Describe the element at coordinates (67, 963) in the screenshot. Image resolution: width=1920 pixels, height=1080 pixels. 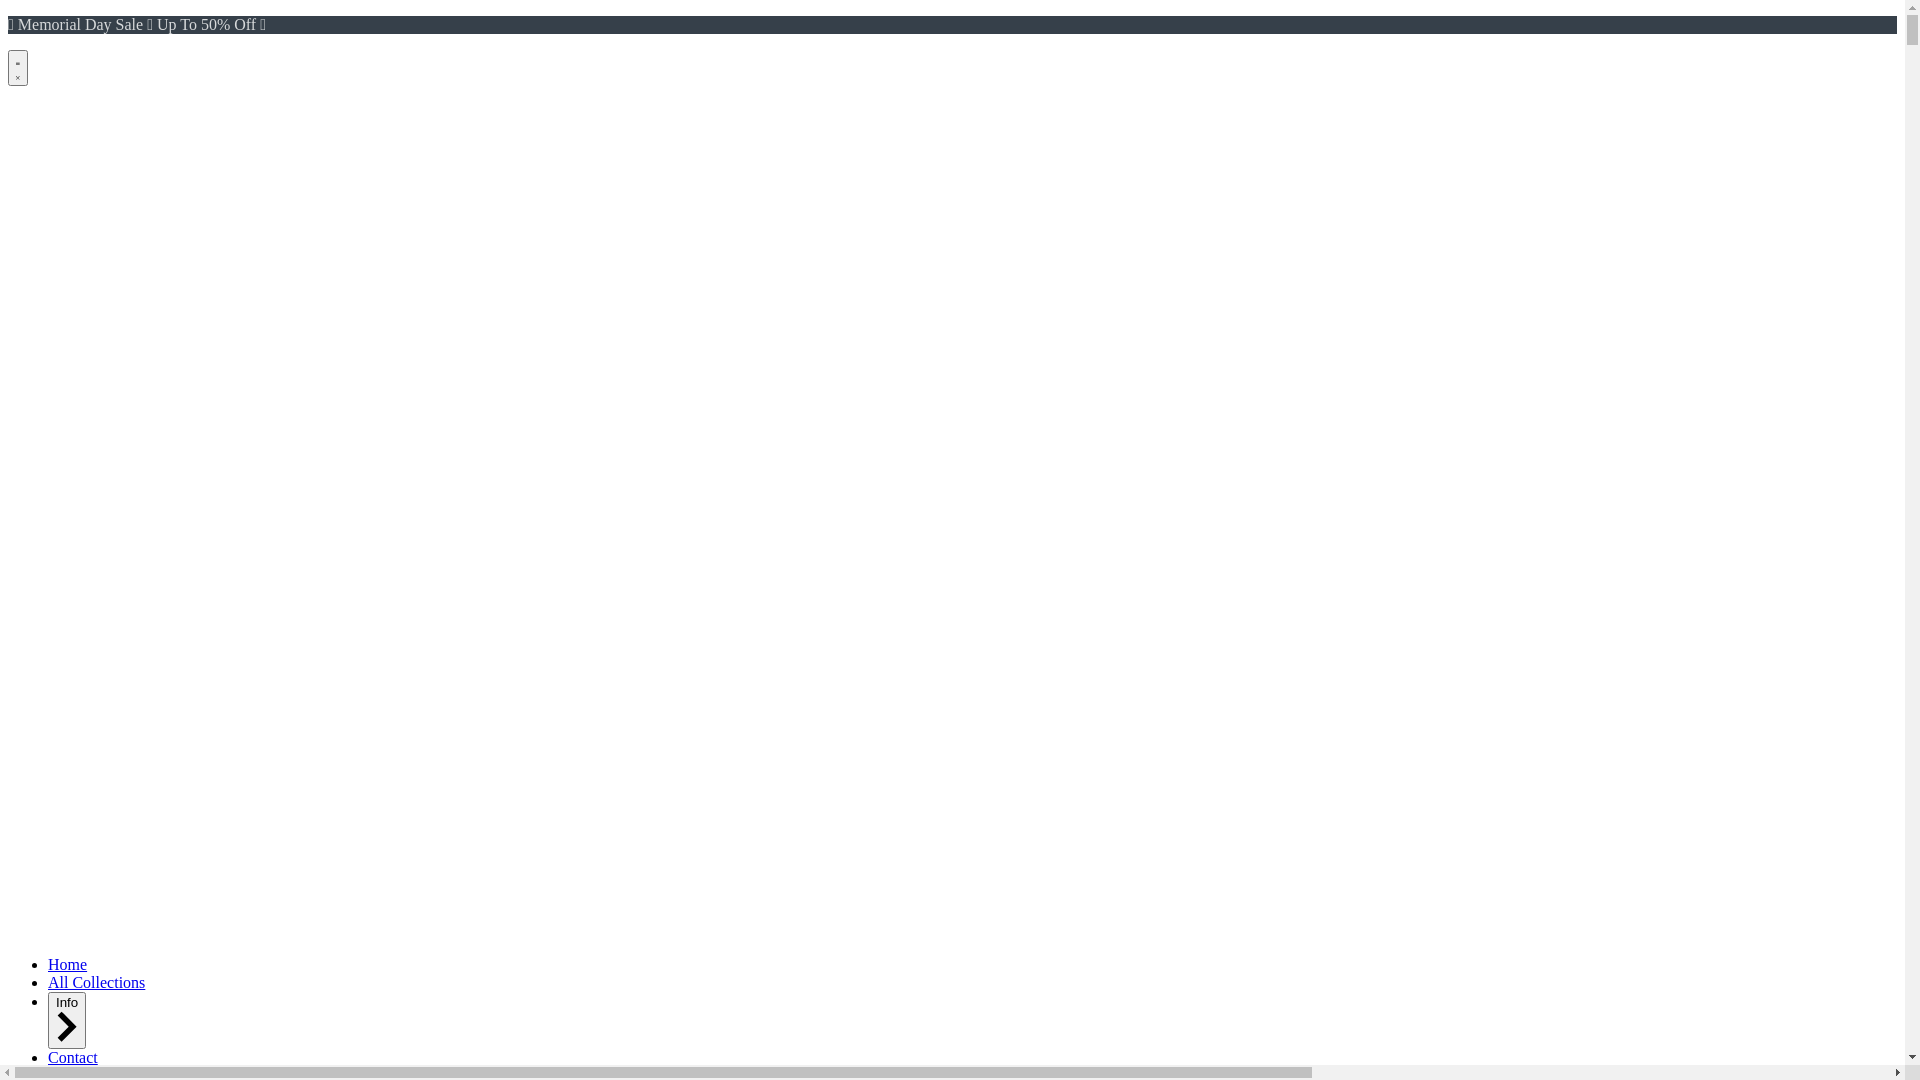
I see `'Home'` at that location.